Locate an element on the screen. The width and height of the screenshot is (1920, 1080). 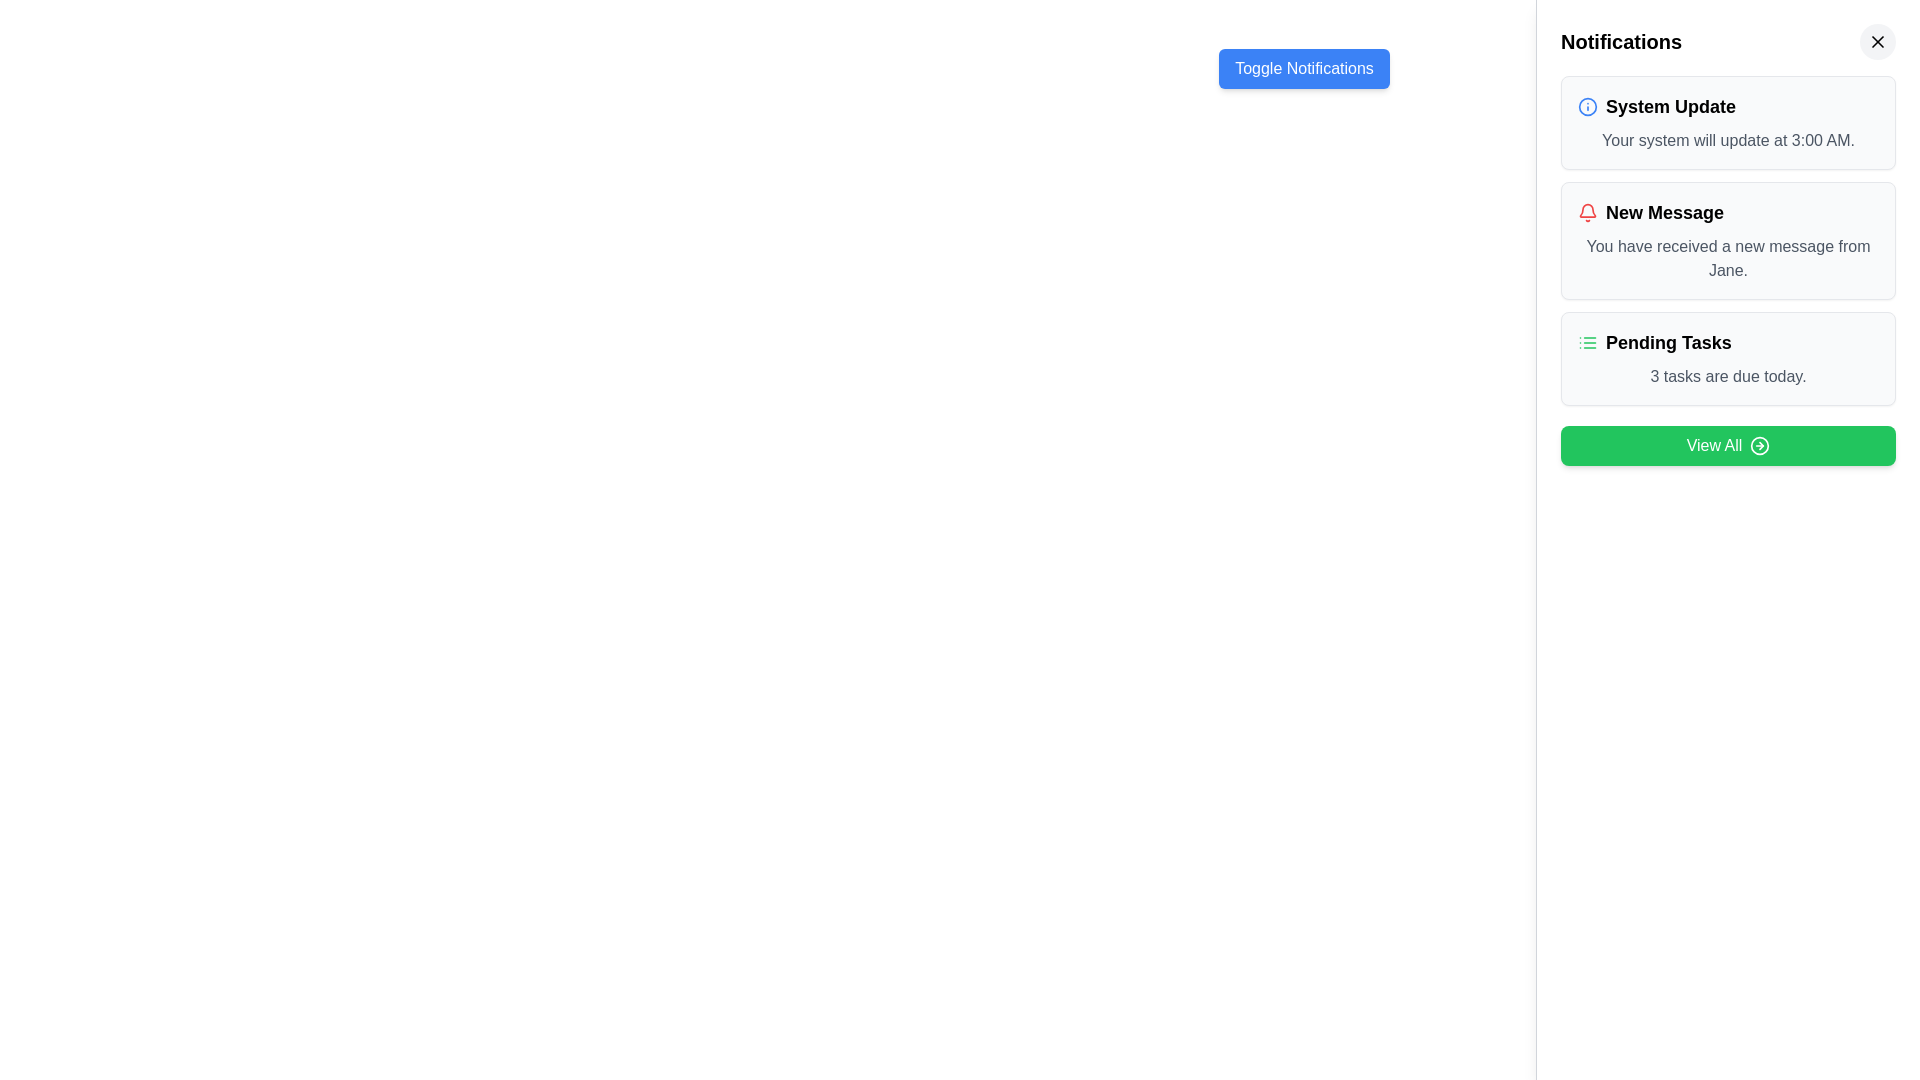
the topmost notification card in the right-hand notification panel that displays system update information is located at coordinates (1727, 123).